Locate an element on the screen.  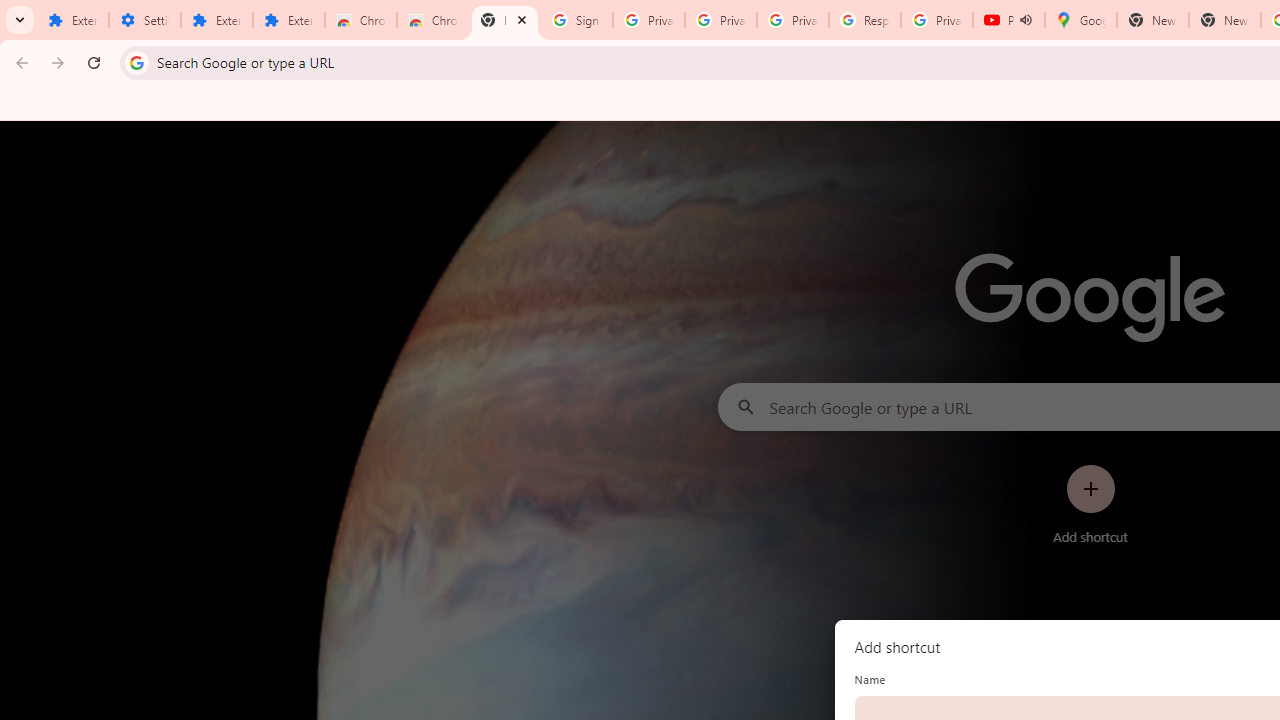
'Sign in - Google Accounts' is located at coordinates (576, 20).